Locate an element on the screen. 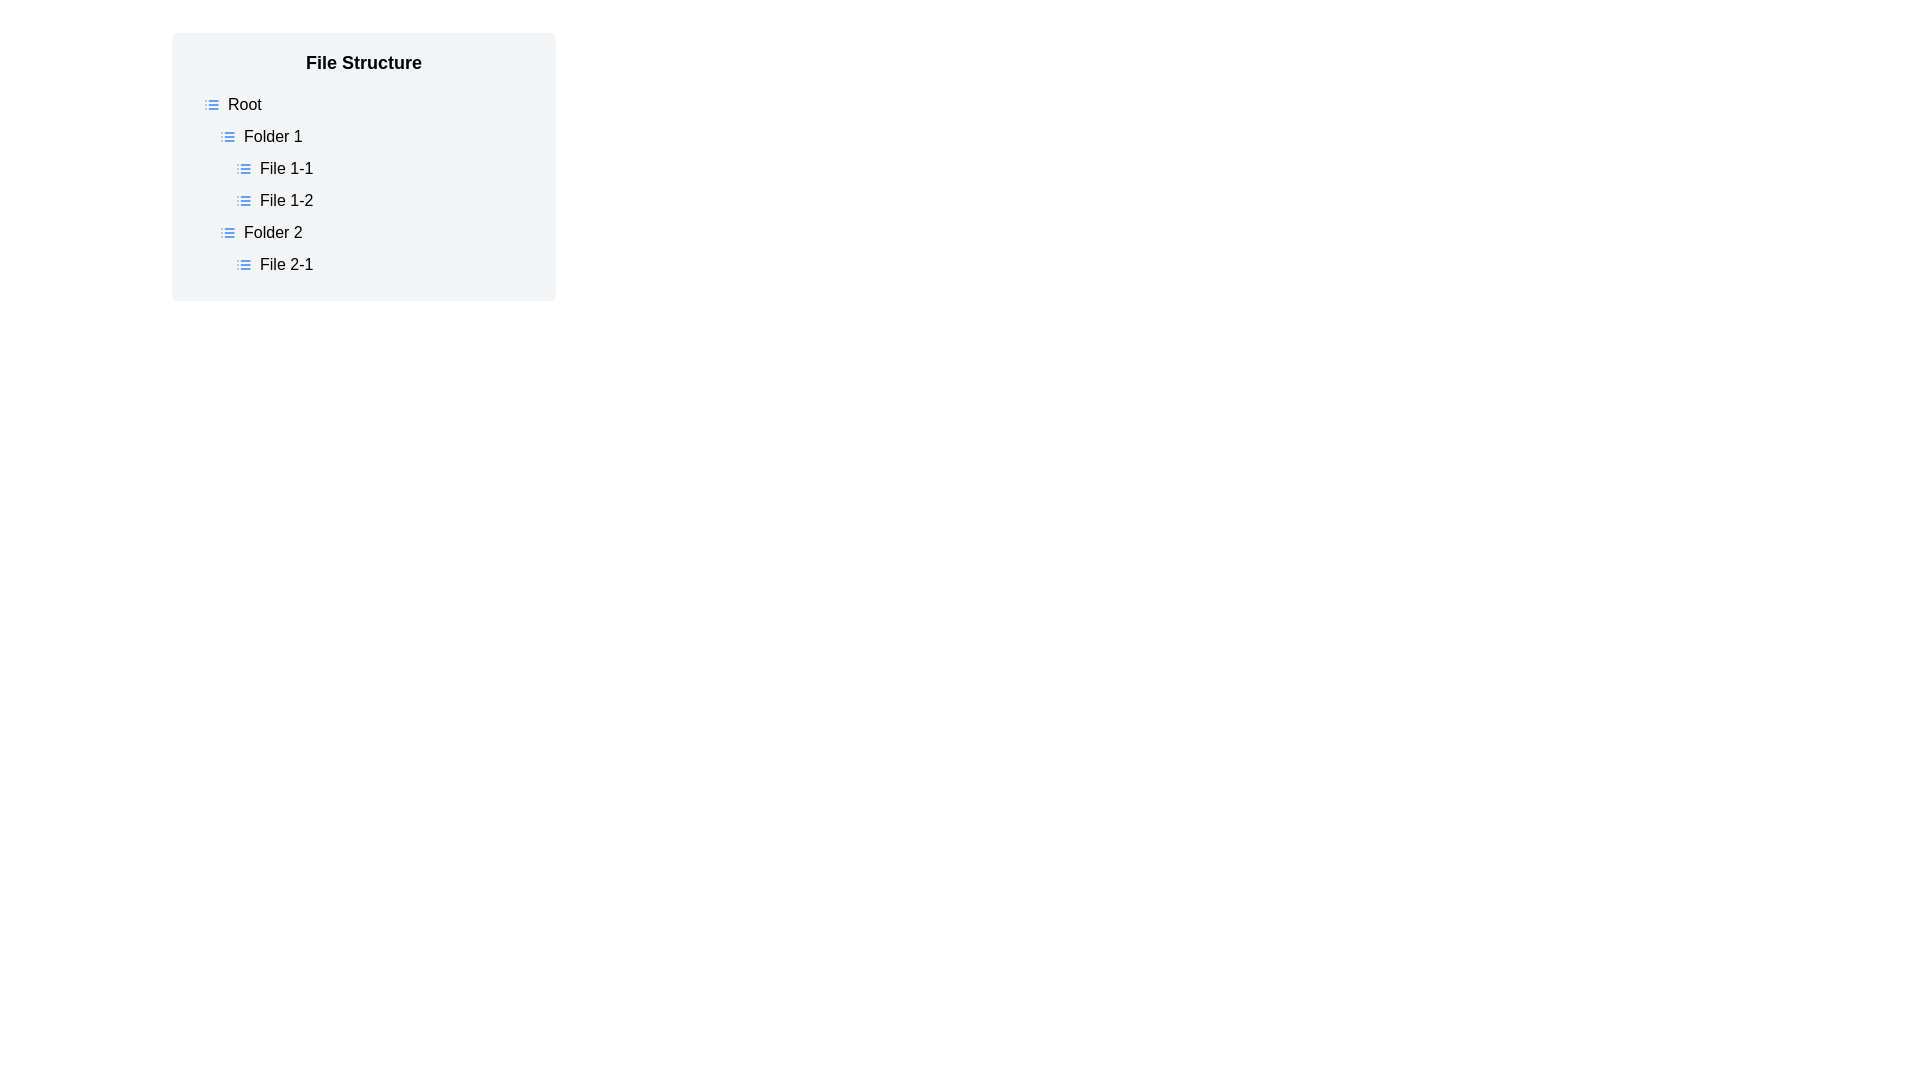  on the text label 'Folder 1' in the hierarchical list is located at coordinates (272, 136).